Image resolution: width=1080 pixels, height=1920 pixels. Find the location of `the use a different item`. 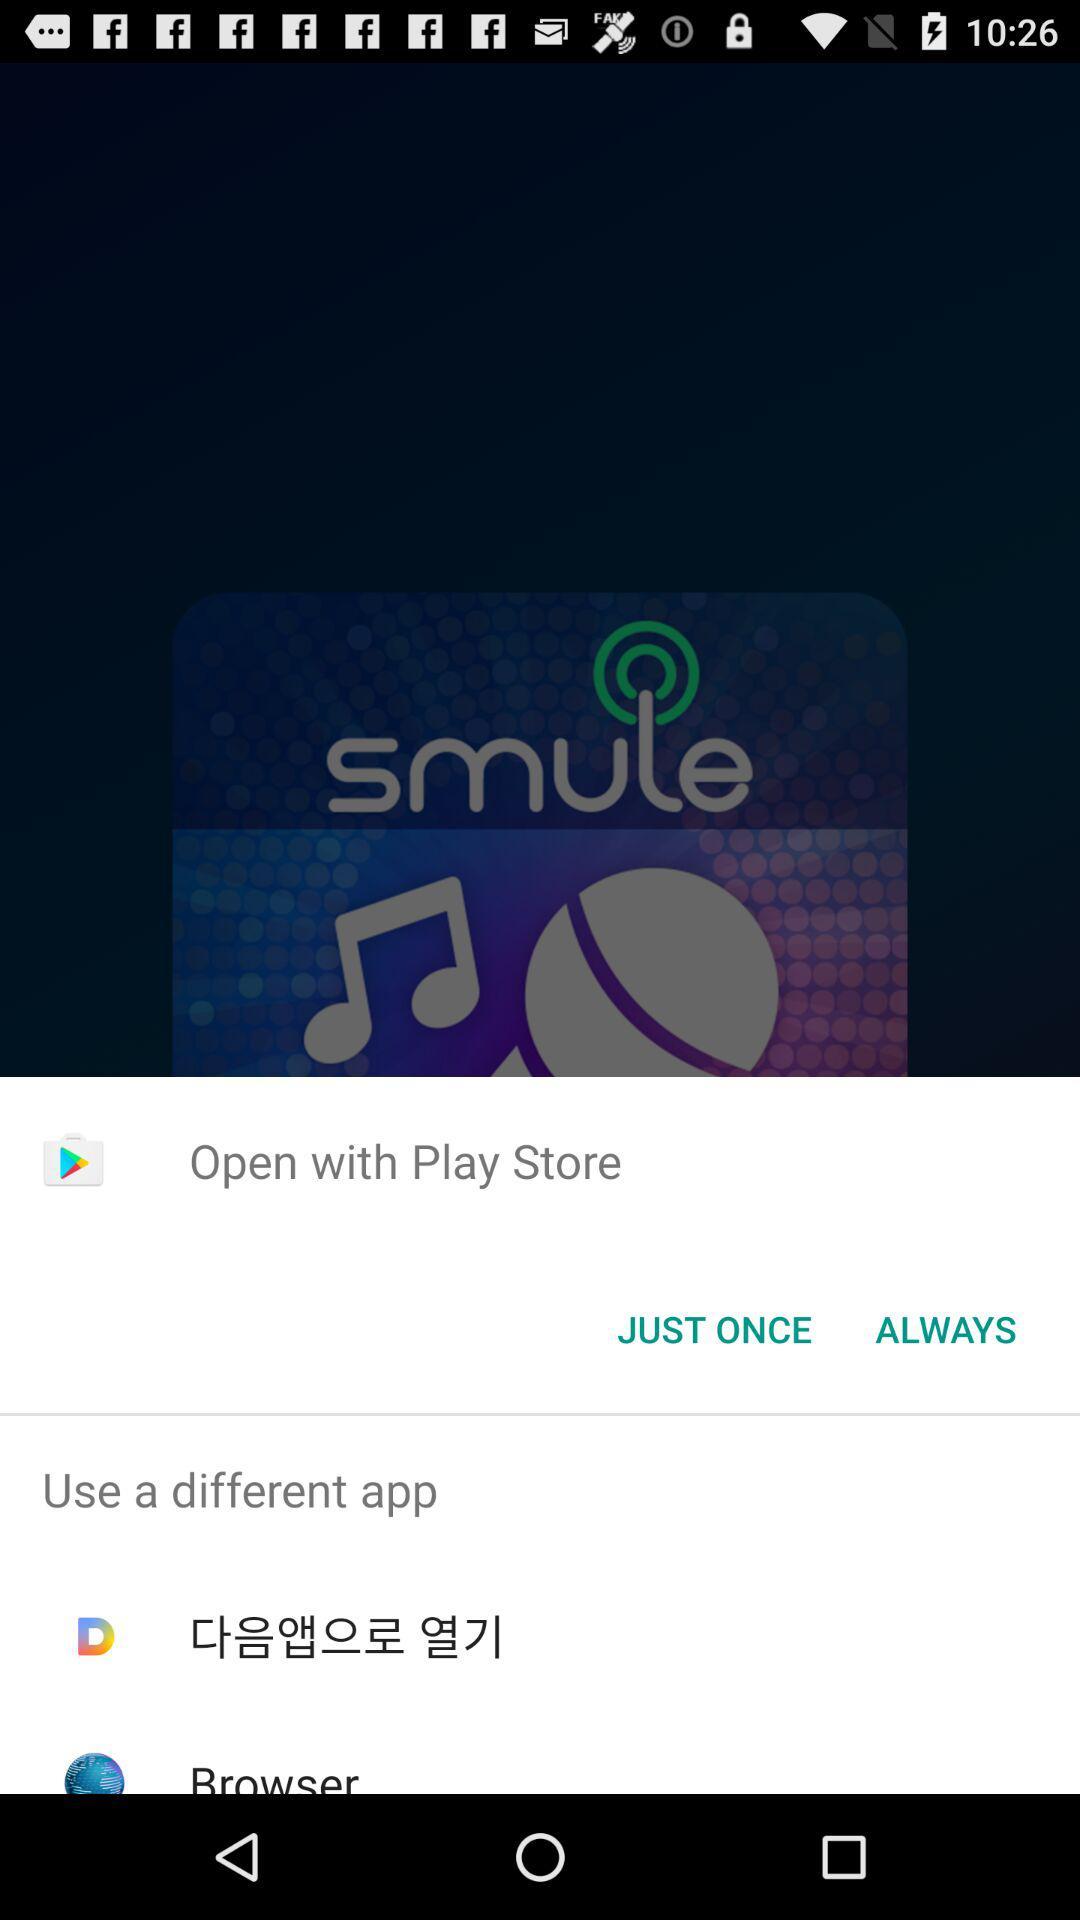

the use a different item is located at coordinates (540, 1489).